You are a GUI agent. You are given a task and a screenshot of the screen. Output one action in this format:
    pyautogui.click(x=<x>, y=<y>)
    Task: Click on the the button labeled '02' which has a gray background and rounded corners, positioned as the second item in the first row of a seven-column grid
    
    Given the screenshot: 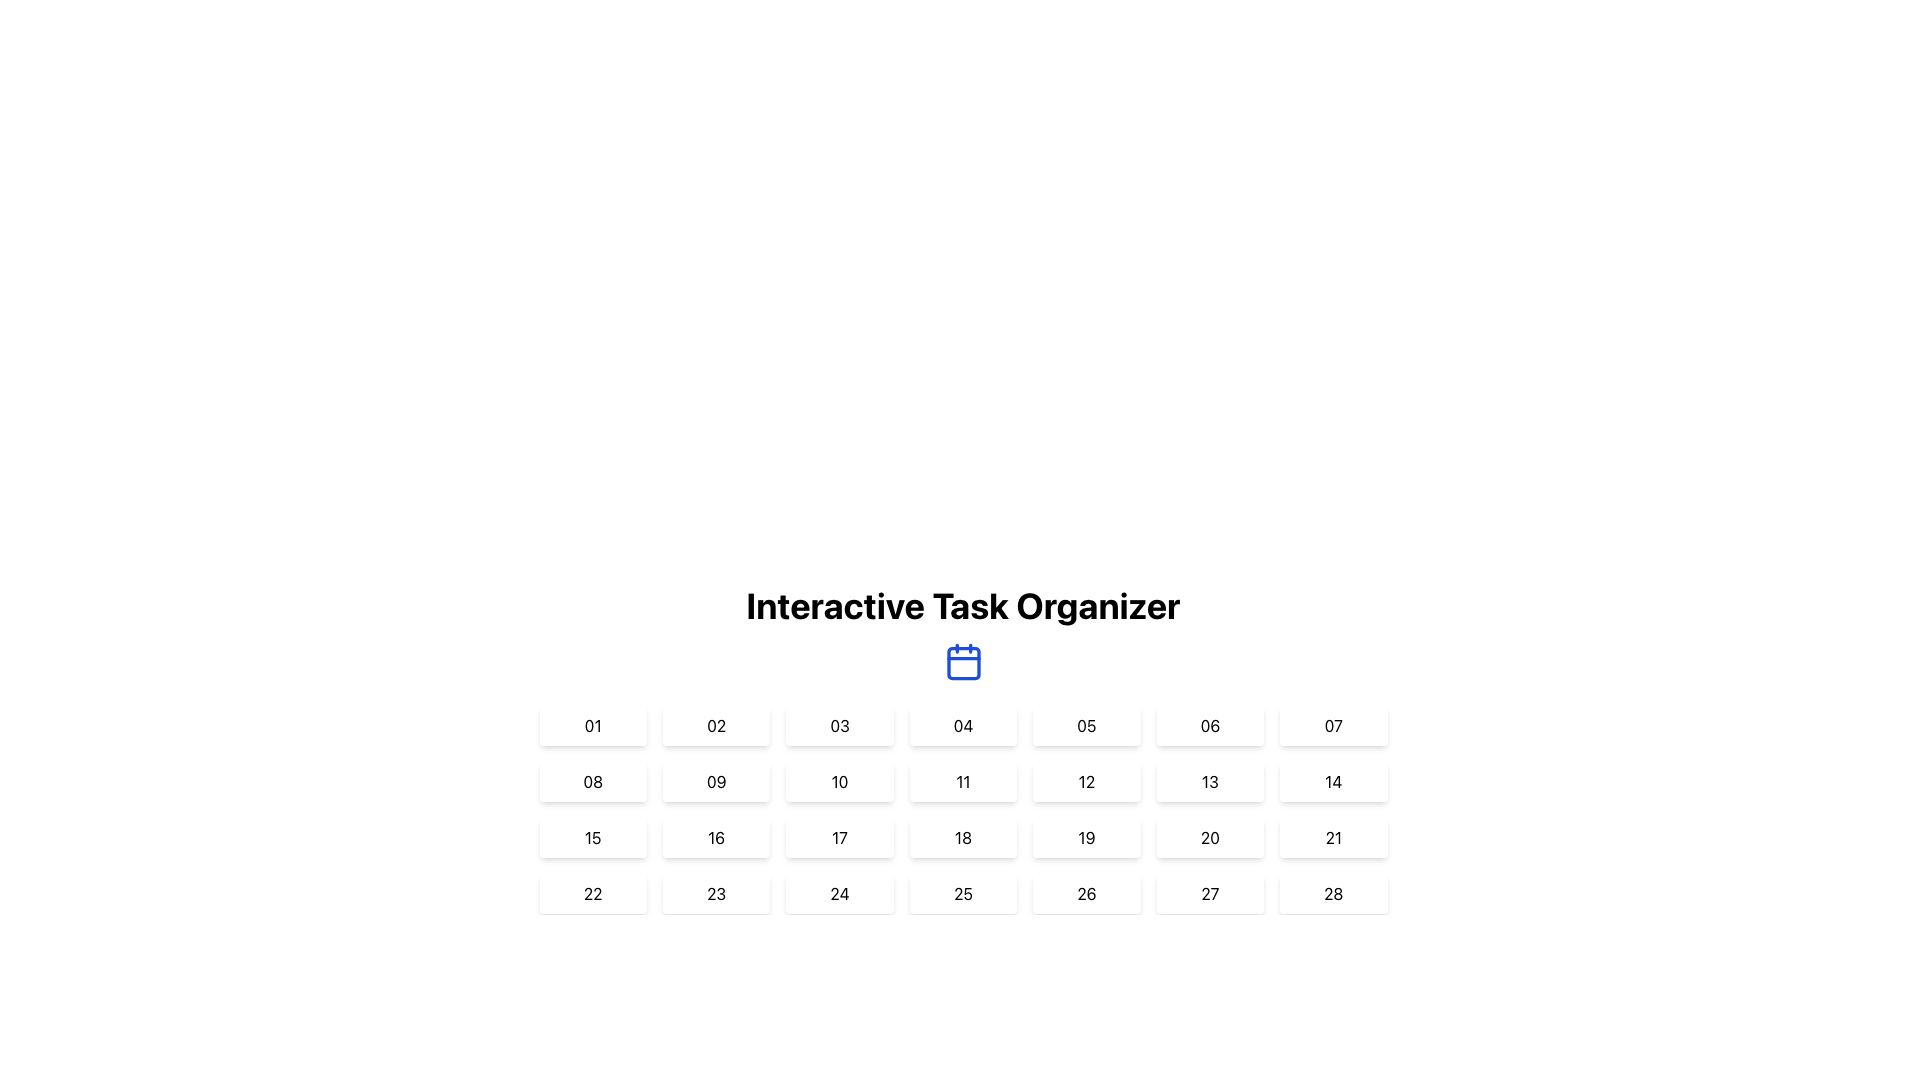 What is the action you would take?
    pyautogui.click(x=716, y=725)
    